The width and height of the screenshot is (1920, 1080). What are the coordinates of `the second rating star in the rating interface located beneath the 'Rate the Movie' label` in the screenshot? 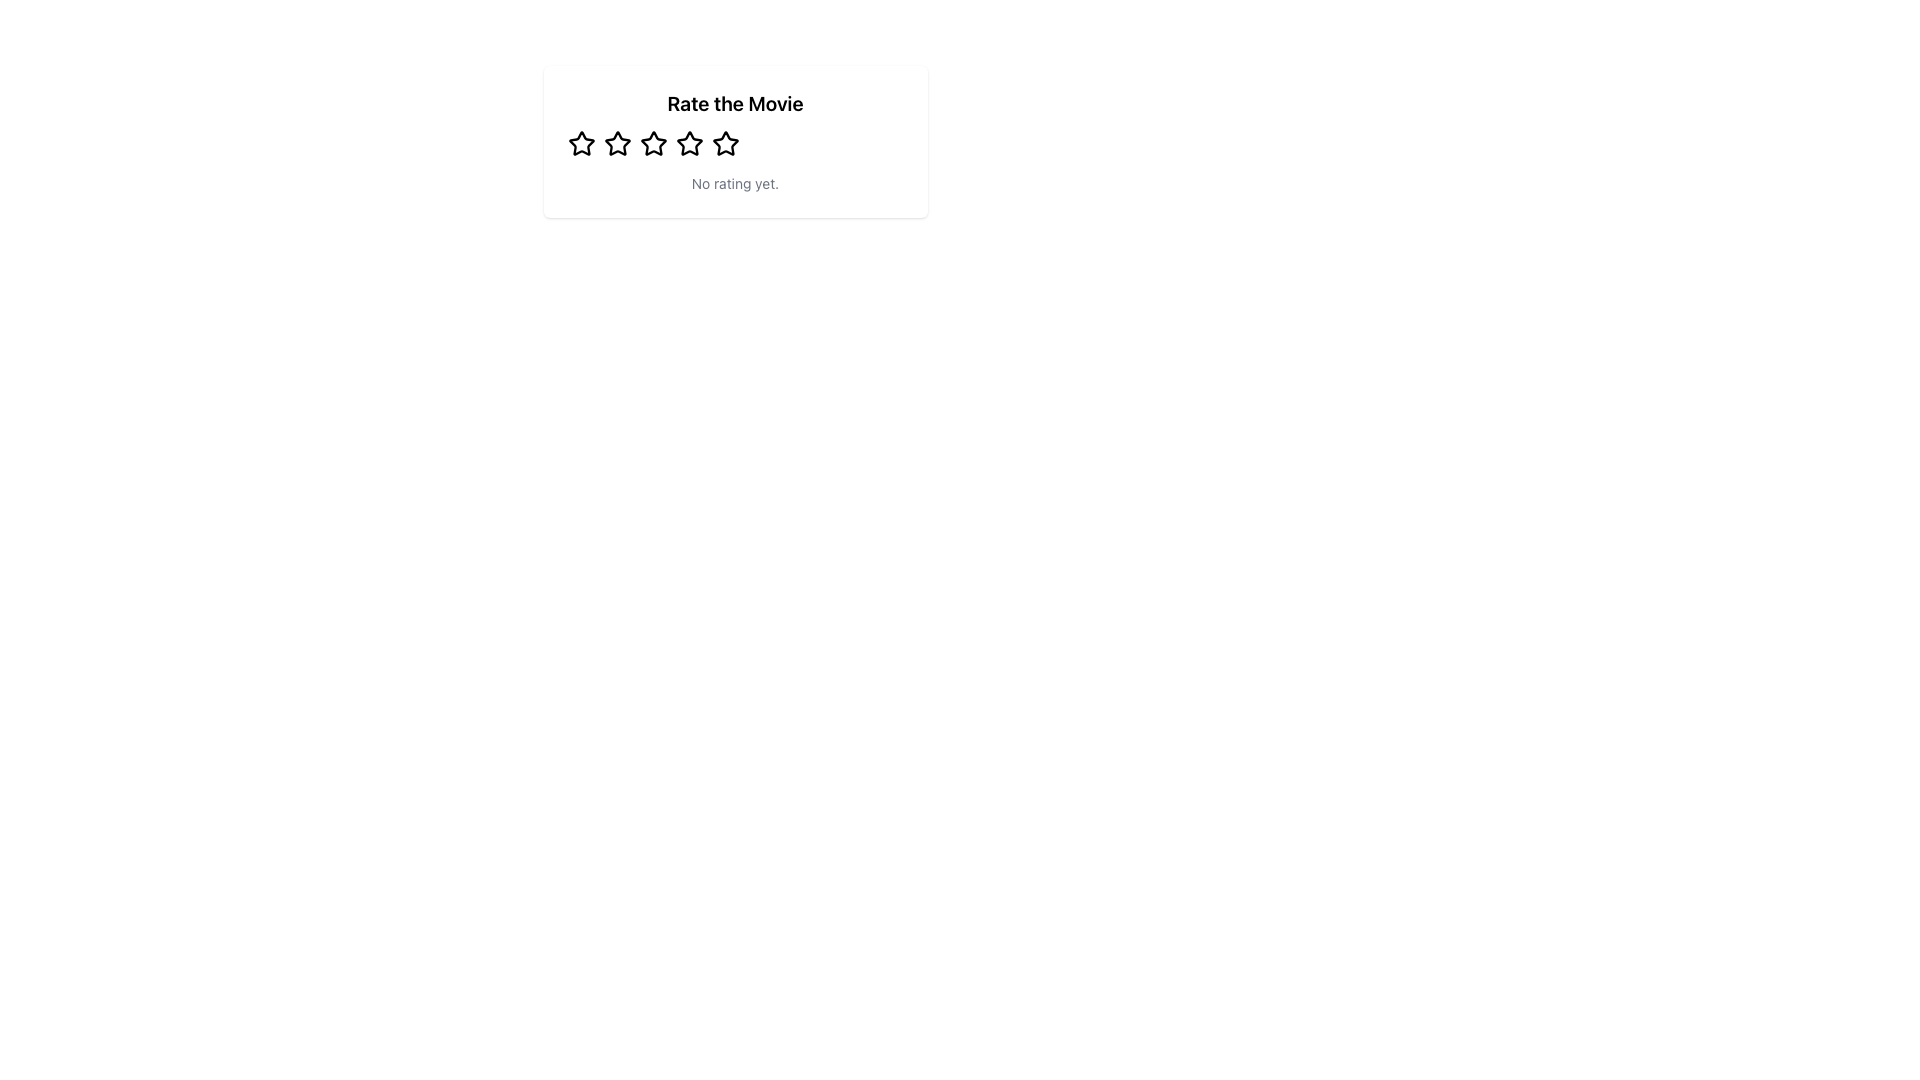 It's located at (616, 142).